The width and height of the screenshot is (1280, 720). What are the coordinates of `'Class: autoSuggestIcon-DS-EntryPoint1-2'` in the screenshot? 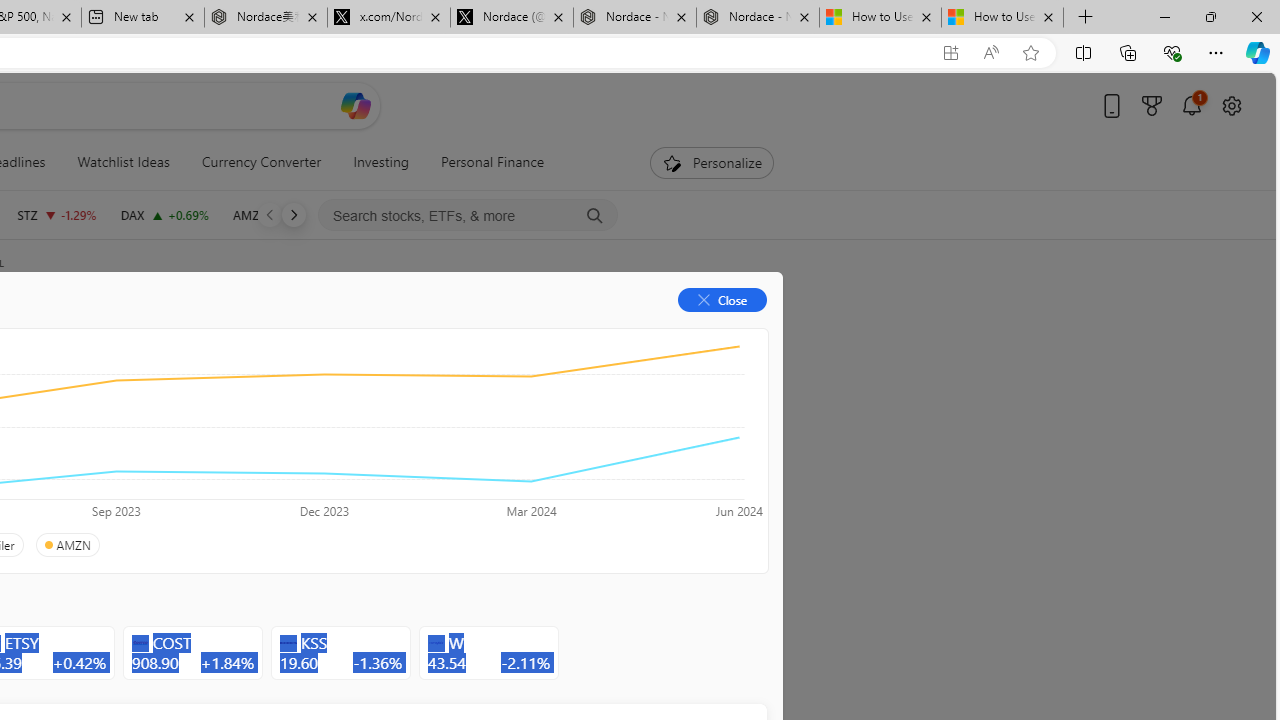 It's located at (435, 643).